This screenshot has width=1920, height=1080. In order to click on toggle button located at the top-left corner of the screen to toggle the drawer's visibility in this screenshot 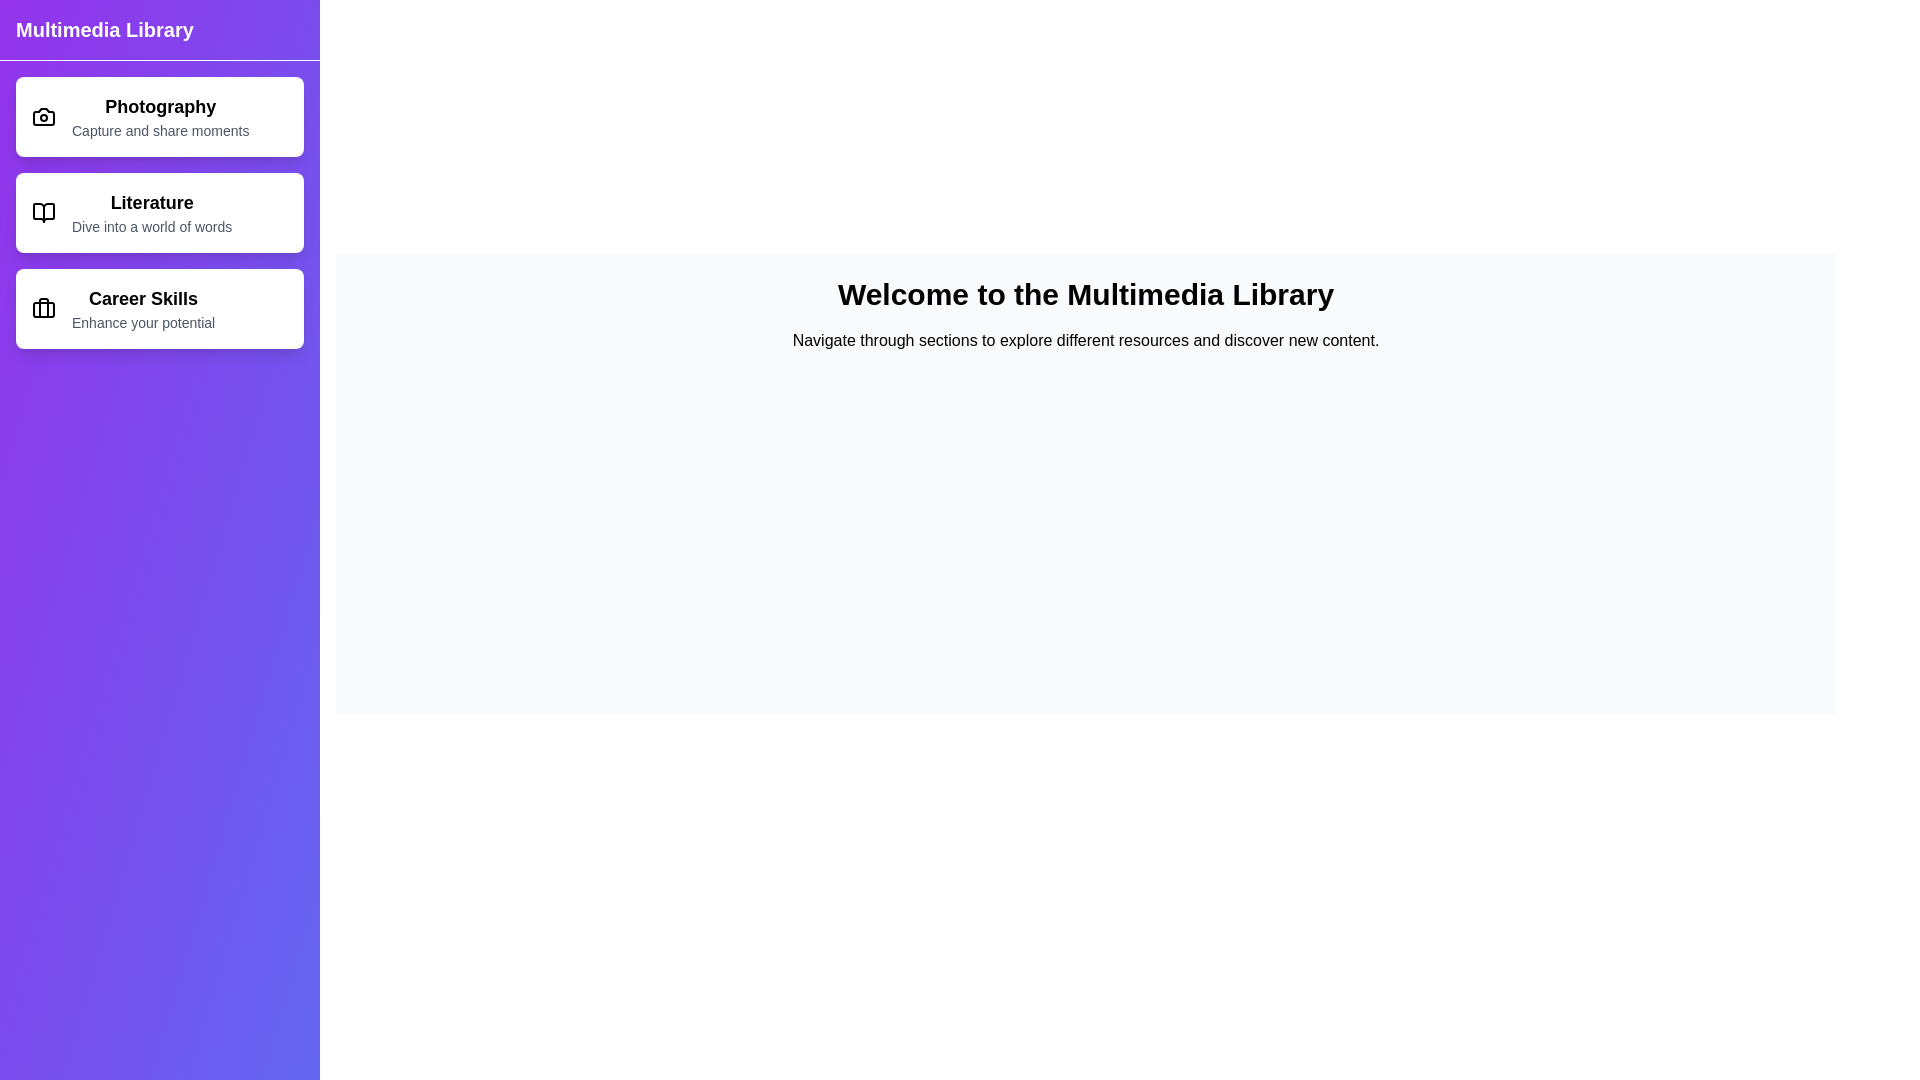, I will do `click(39, 39)`.